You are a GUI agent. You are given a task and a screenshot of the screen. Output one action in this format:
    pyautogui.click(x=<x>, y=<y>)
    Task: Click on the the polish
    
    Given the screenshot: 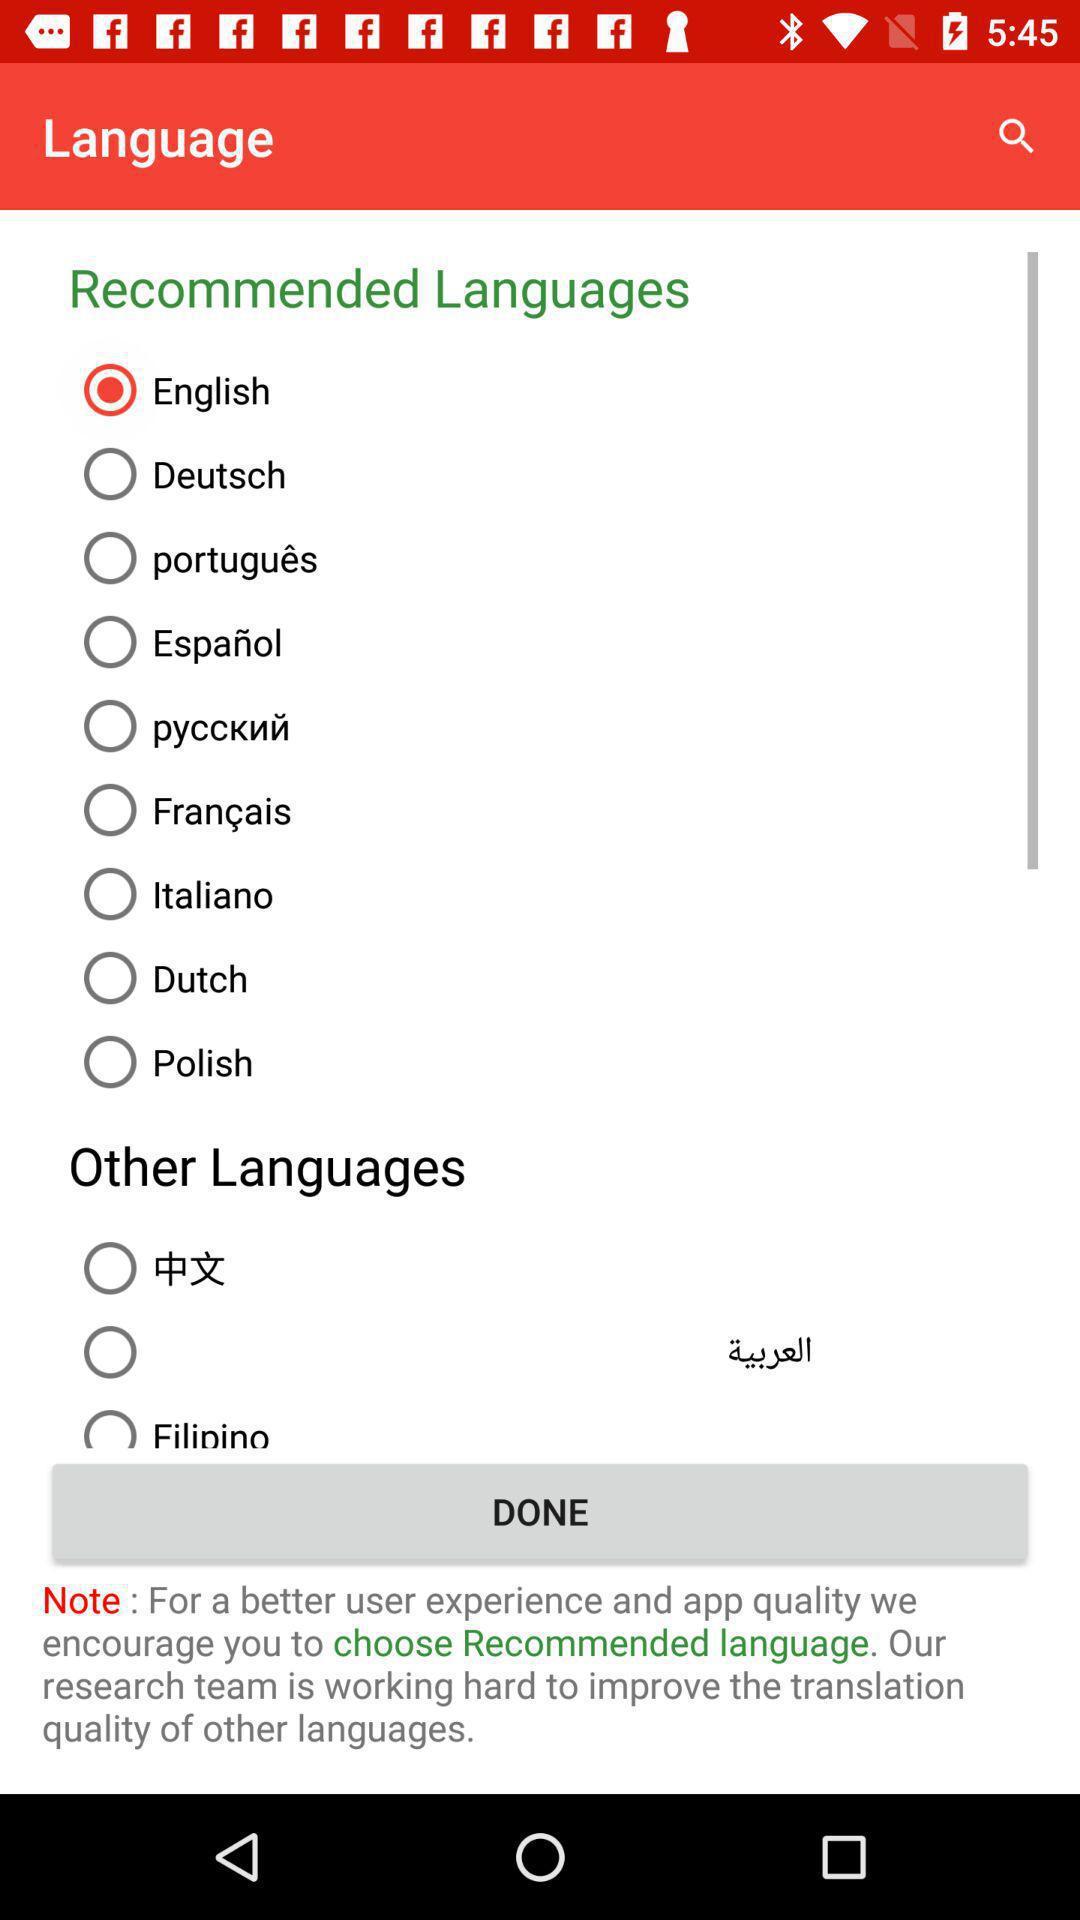 What is the action you would take?
    pyautogui.click(x=553, y=1060)
    